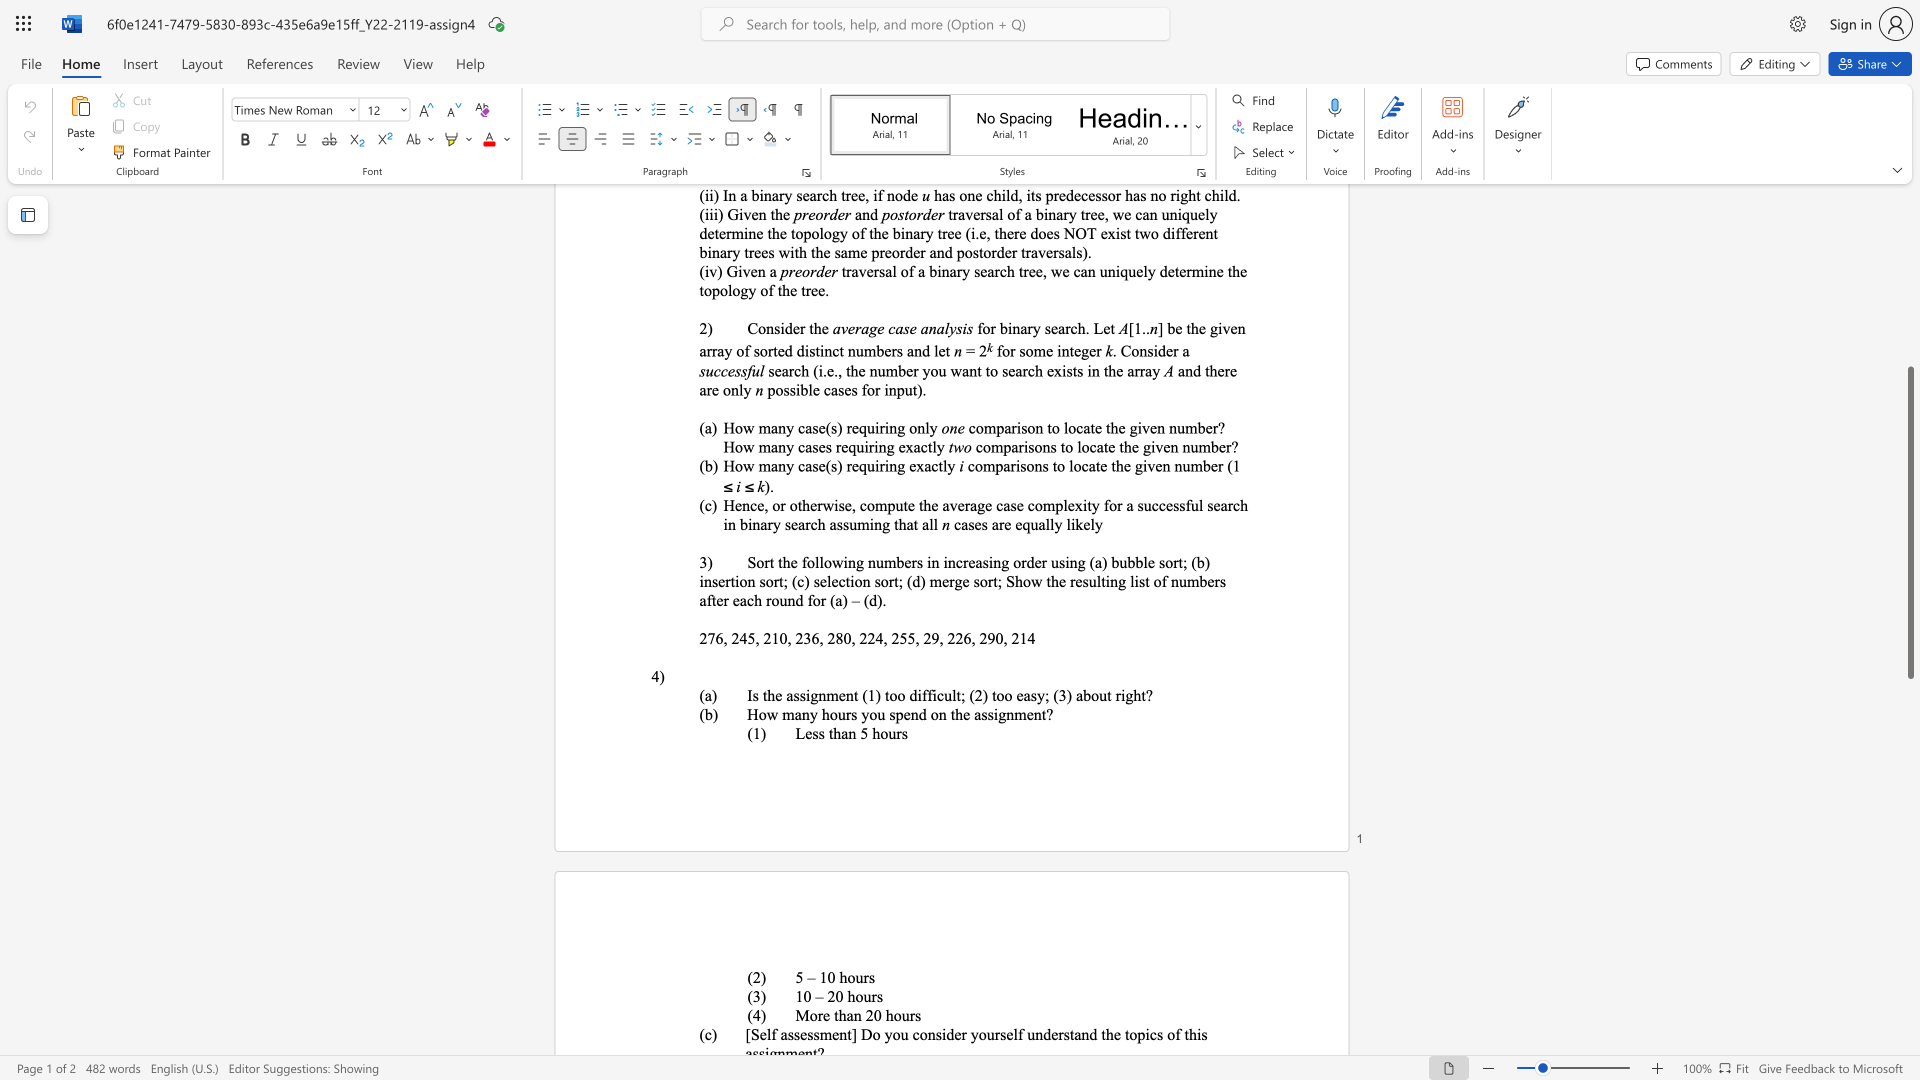 The width and height of the screenshot is (1920, 1080). Describe the element at coordinates (855, 996) in the screenshot. I see `the subset text "ours" within the text "10 – 20 hours"` at that location.